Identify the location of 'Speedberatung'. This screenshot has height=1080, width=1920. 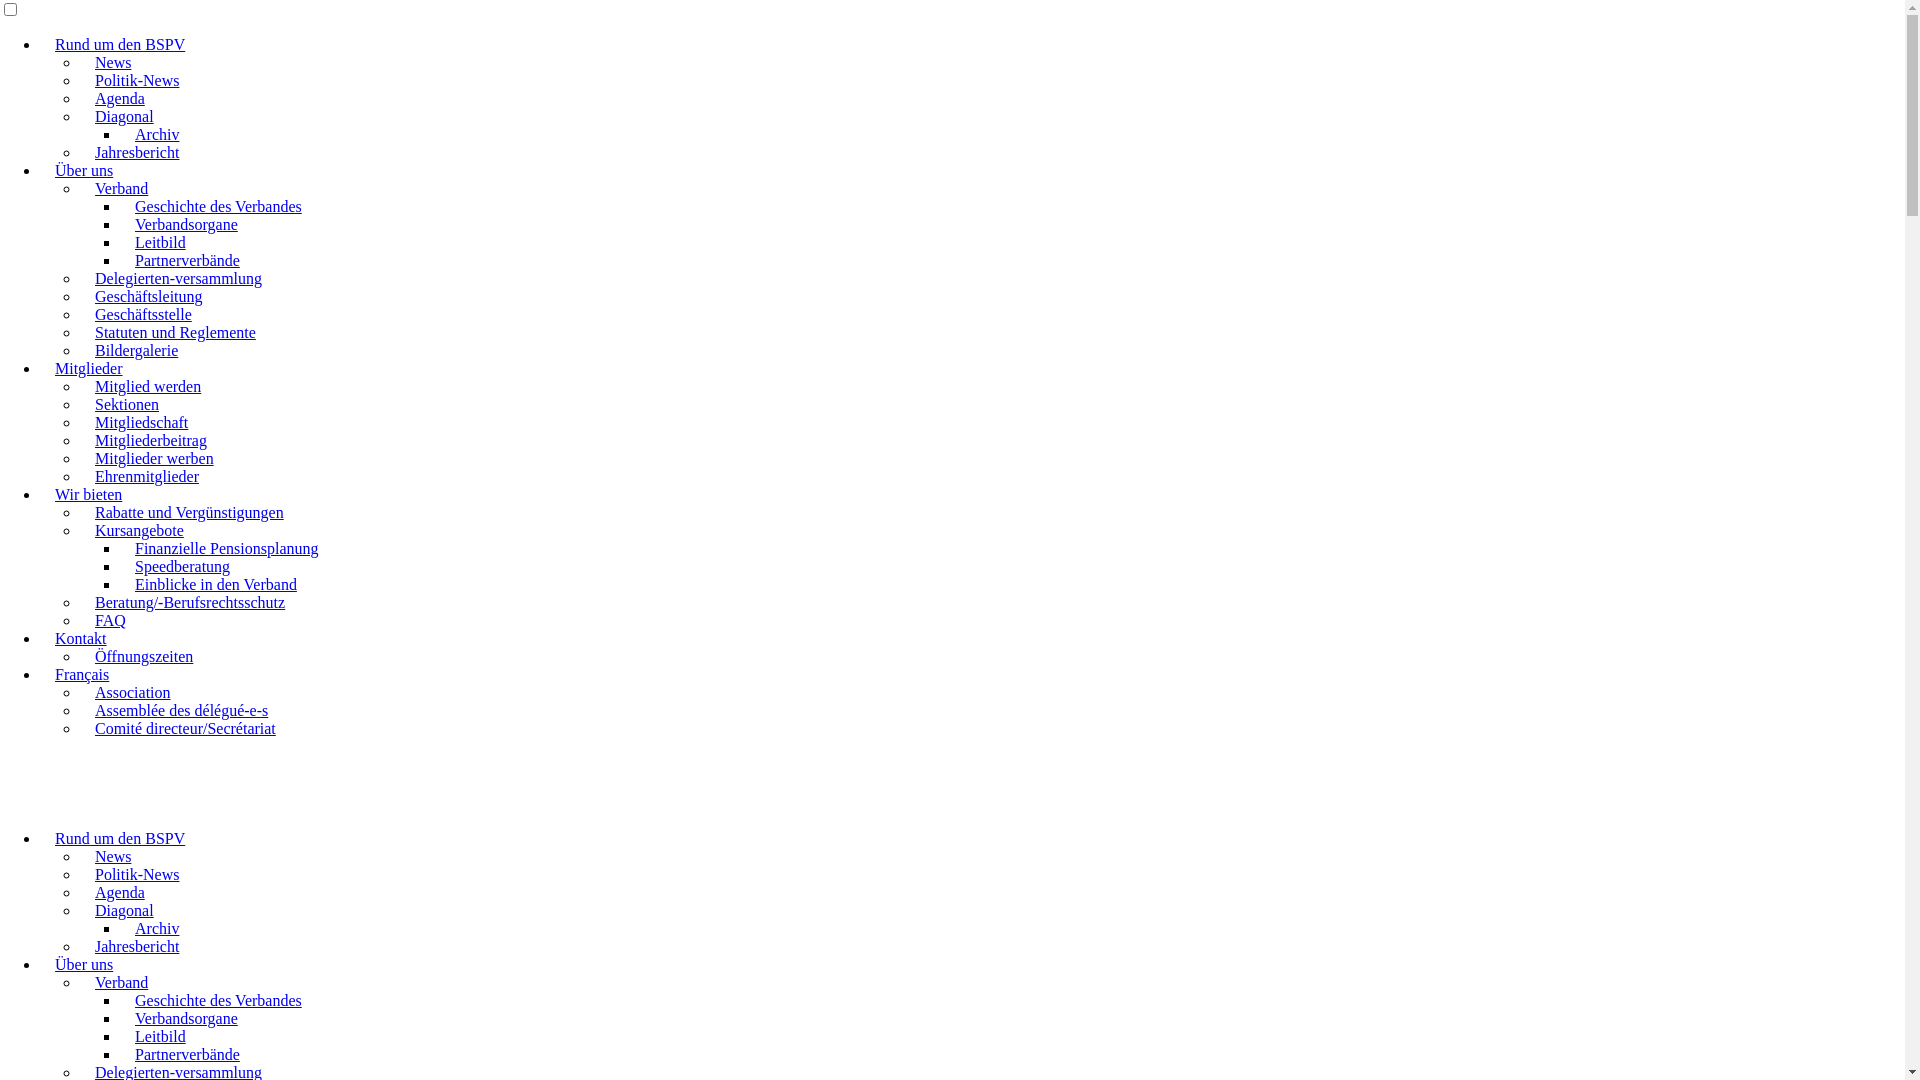
(182, 566).